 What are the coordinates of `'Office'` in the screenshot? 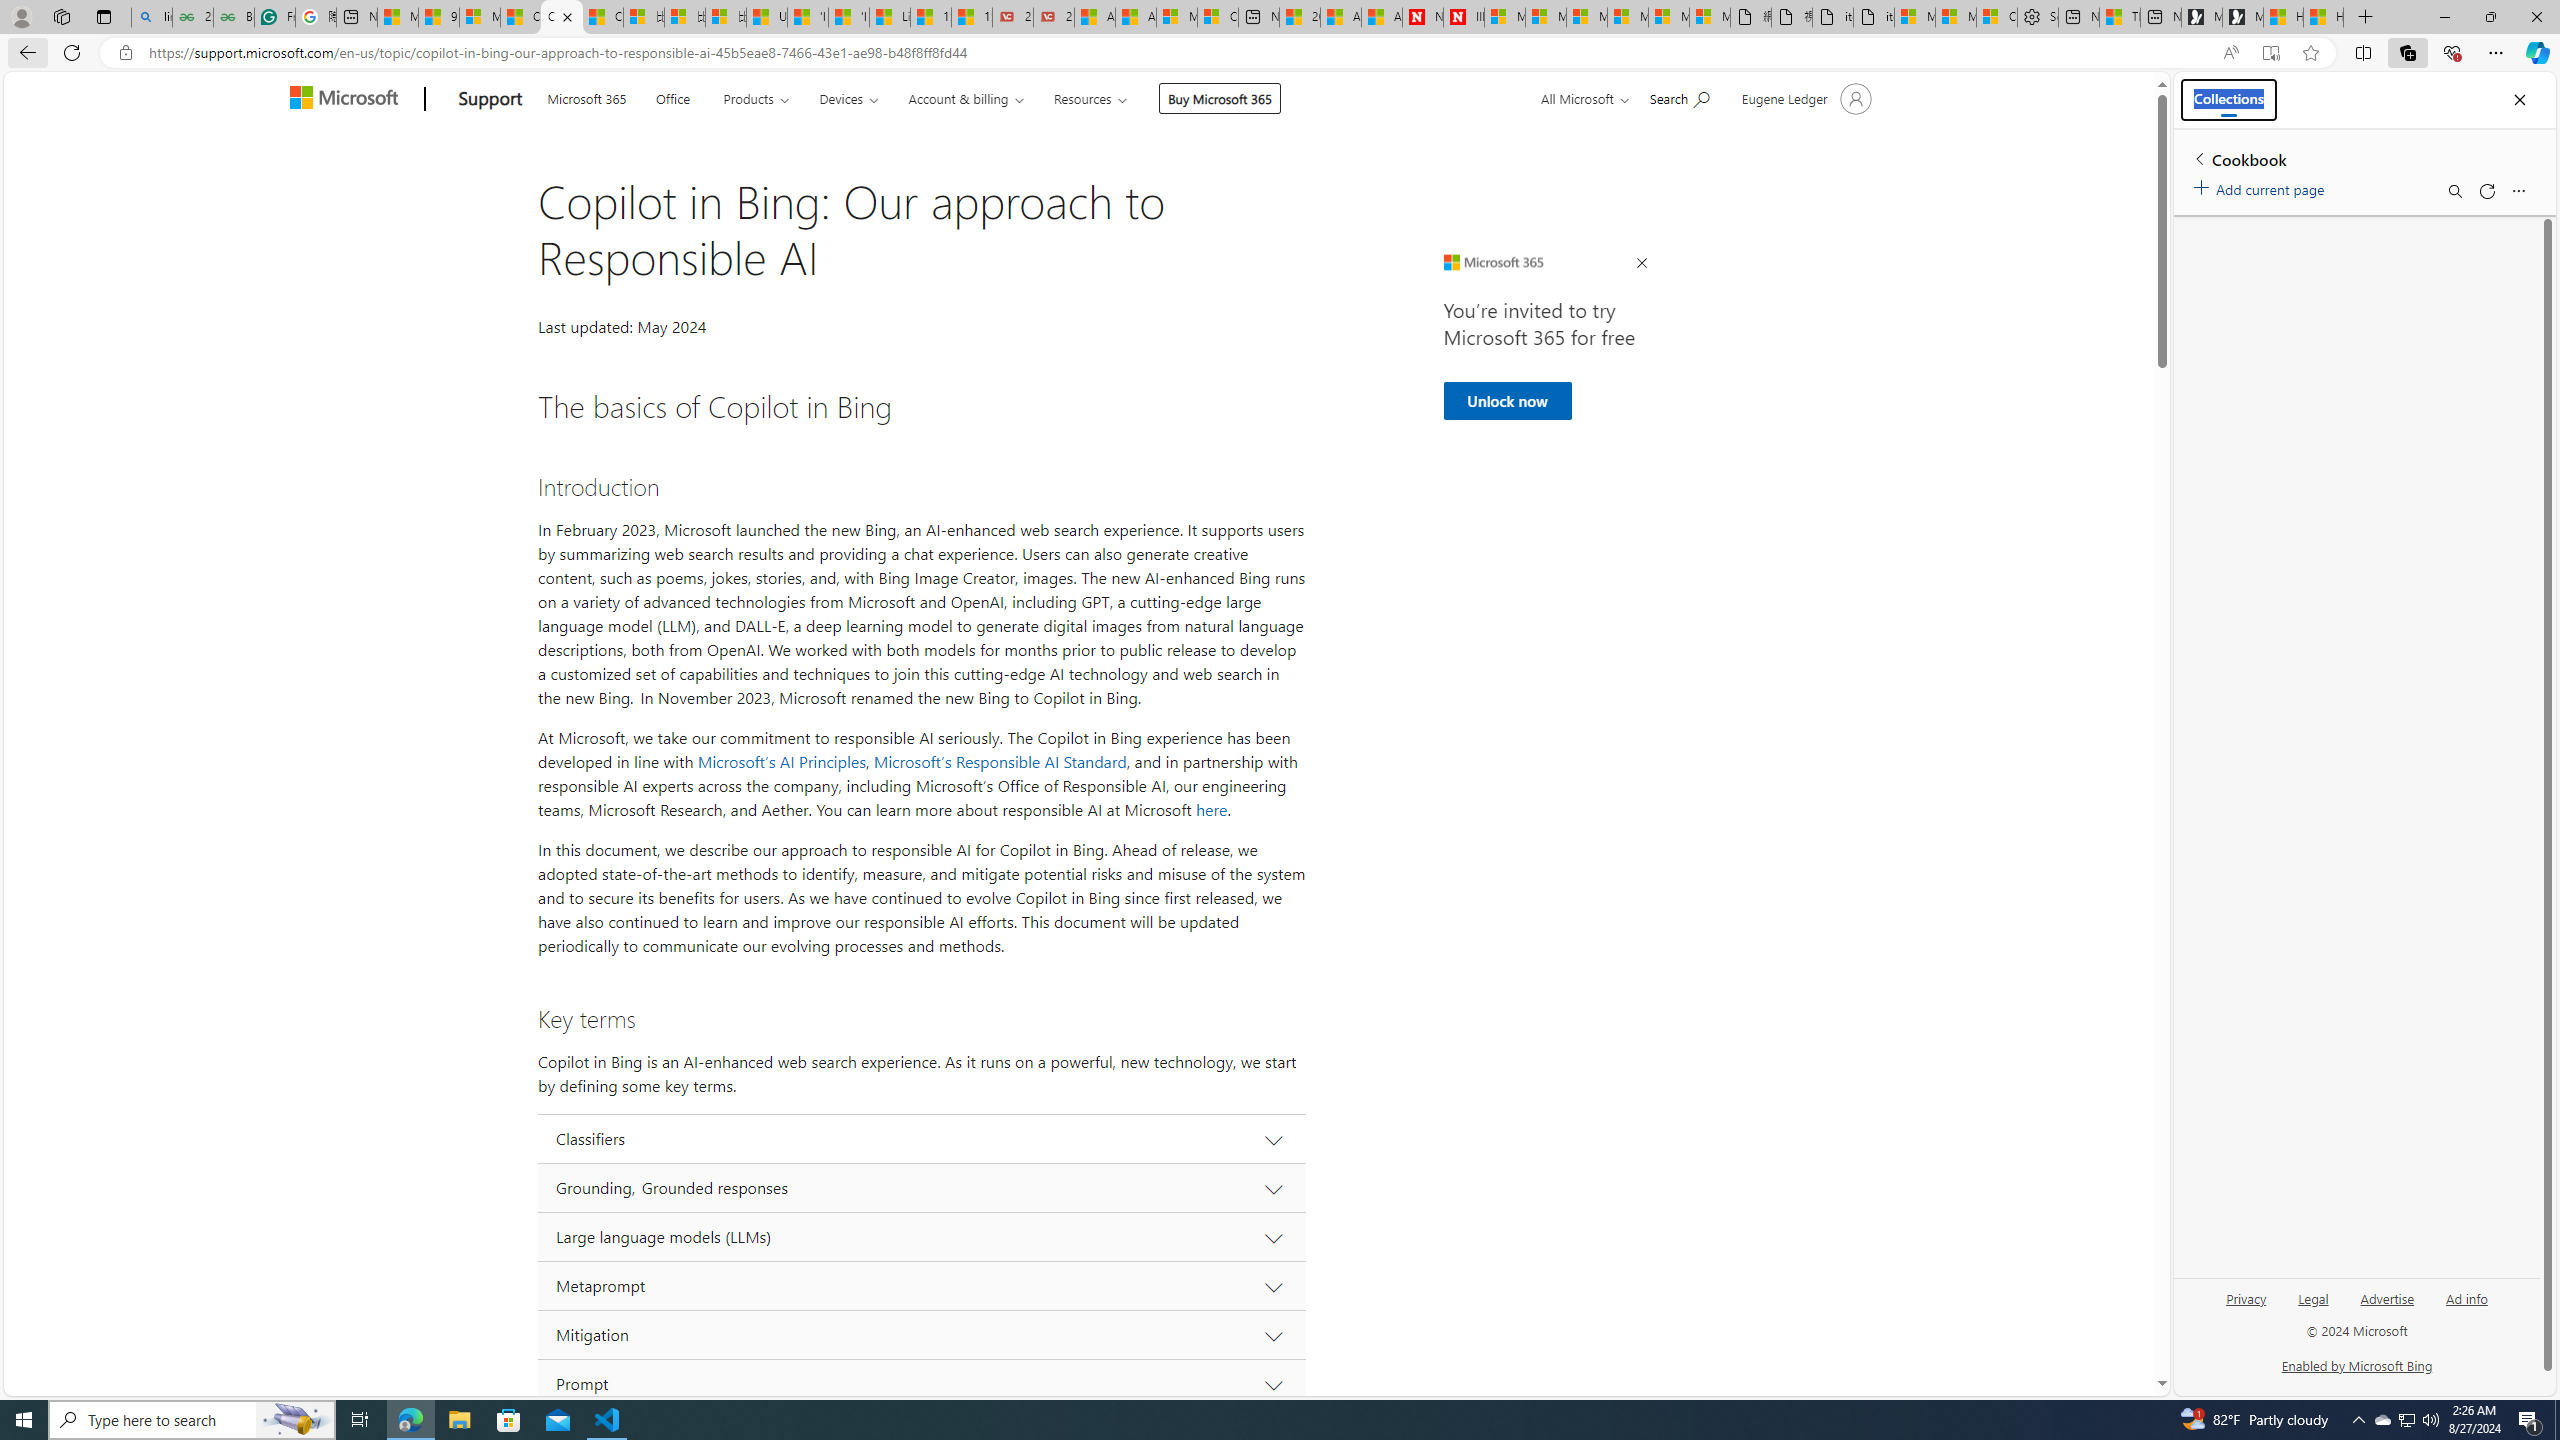 It's located at (672, 96).